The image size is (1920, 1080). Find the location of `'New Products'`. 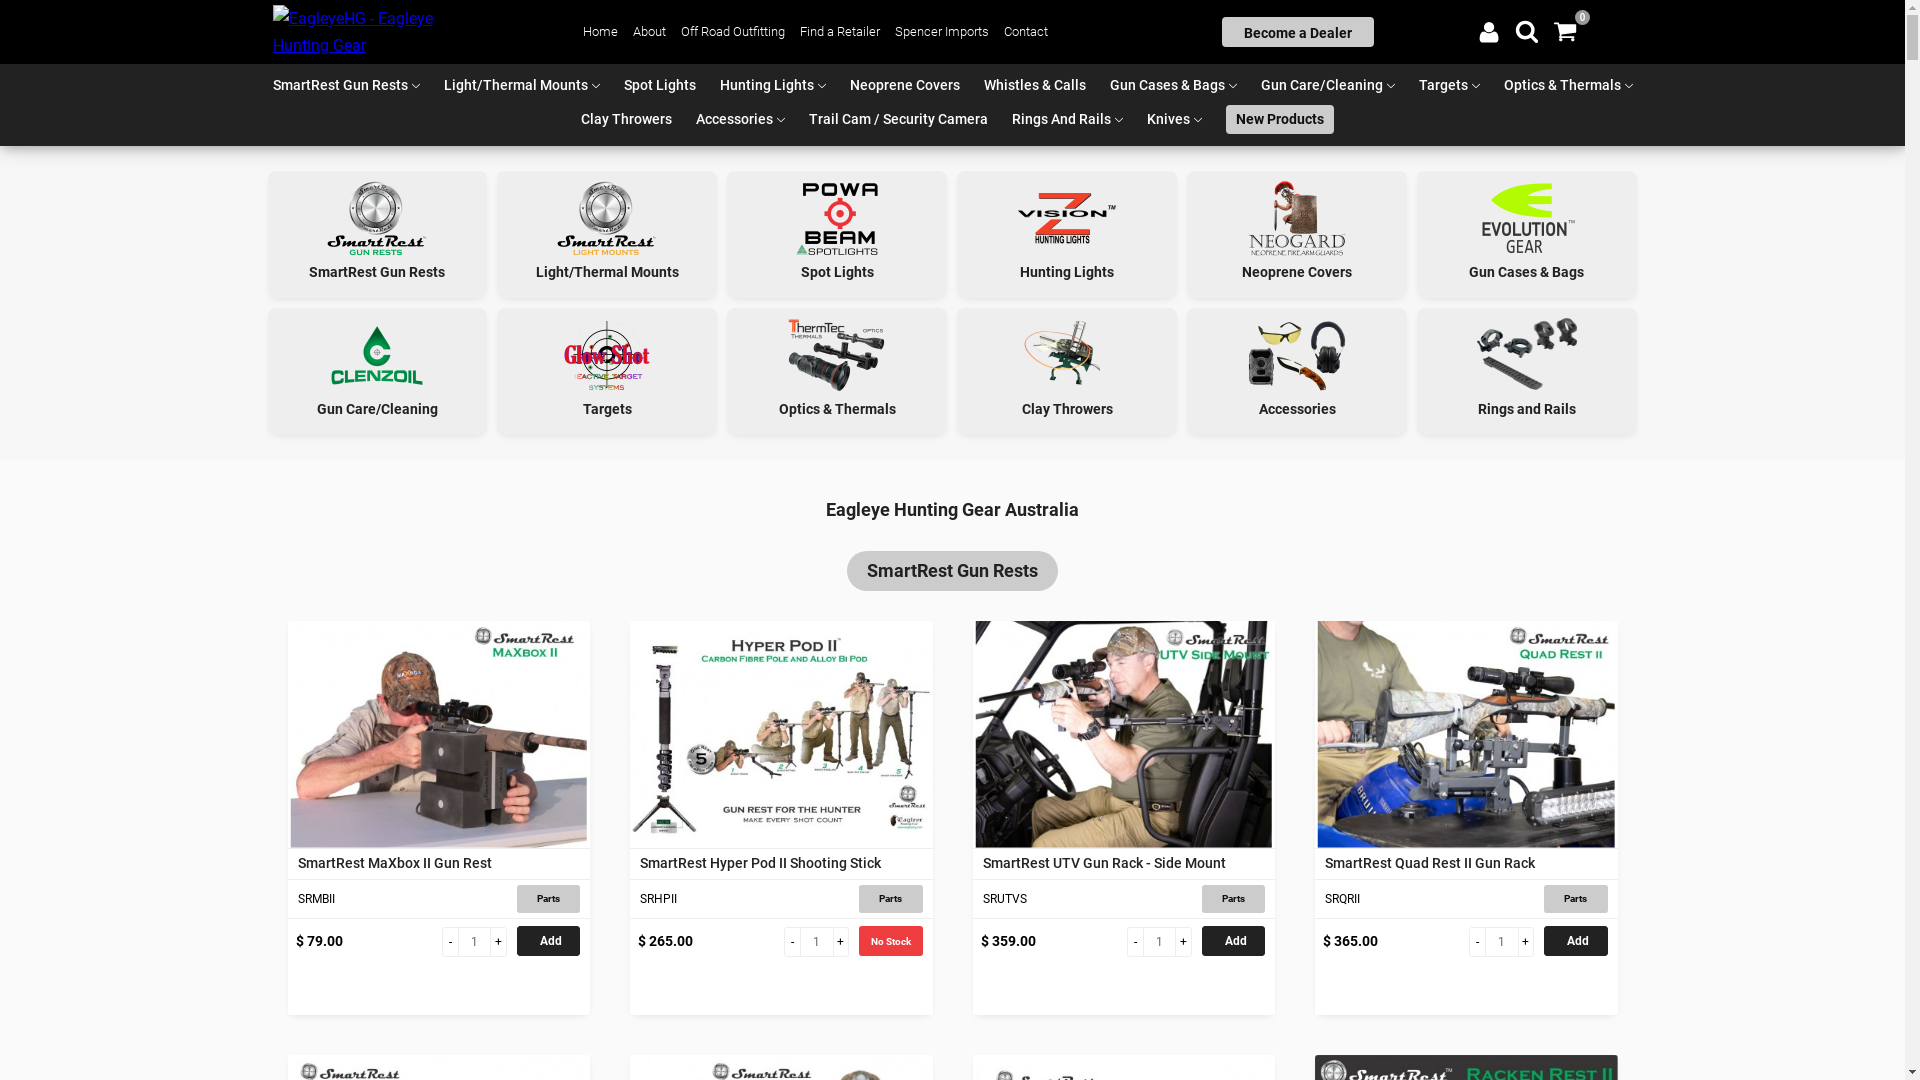

'New Products' is located at coordinates (1280, 119).